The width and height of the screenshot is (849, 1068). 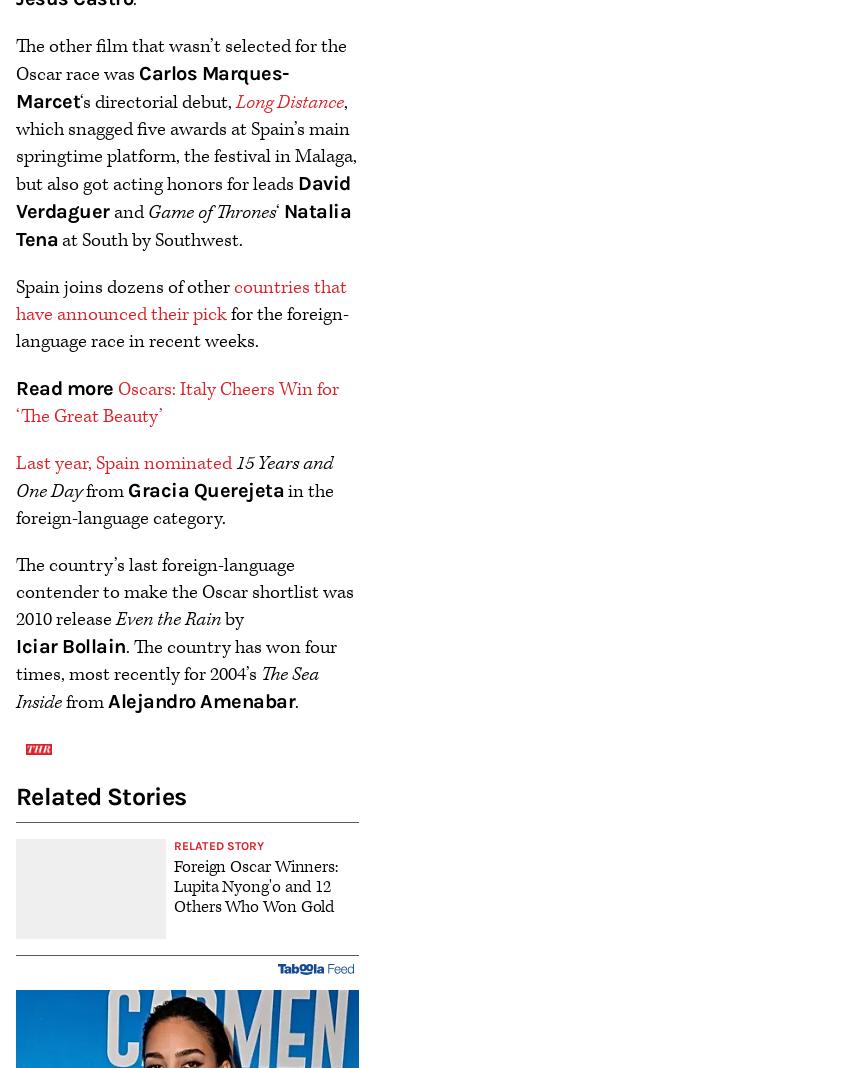 What do you see at coordinates (255, 885) in the screenshot?
I see `'Foreign Oscar Winners: Lupita Nyong'o and 12 Others Who Won Gold'` at bounding box center [255, 885].